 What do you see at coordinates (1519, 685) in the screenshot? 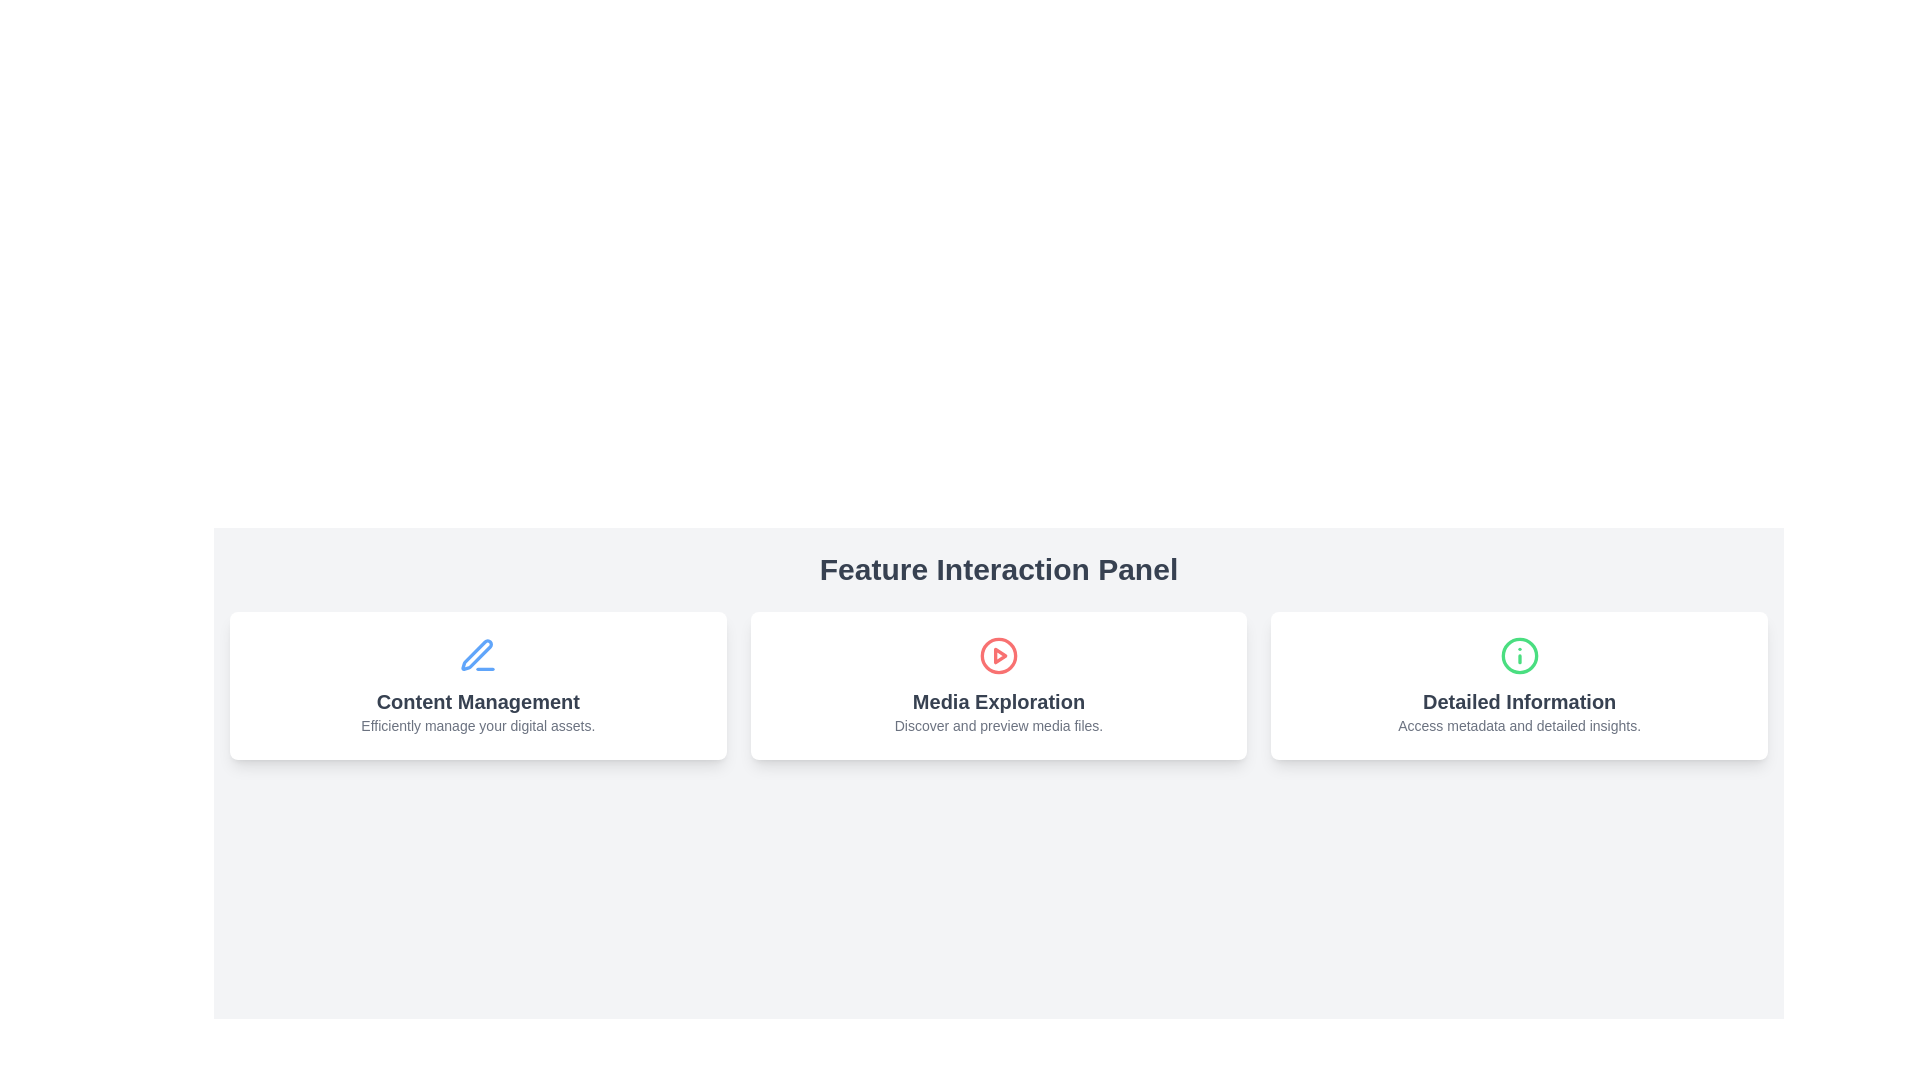
I see `the Information Card, which is the third card in a horizontal grid of three cards` at bounding box center [1519, 685].